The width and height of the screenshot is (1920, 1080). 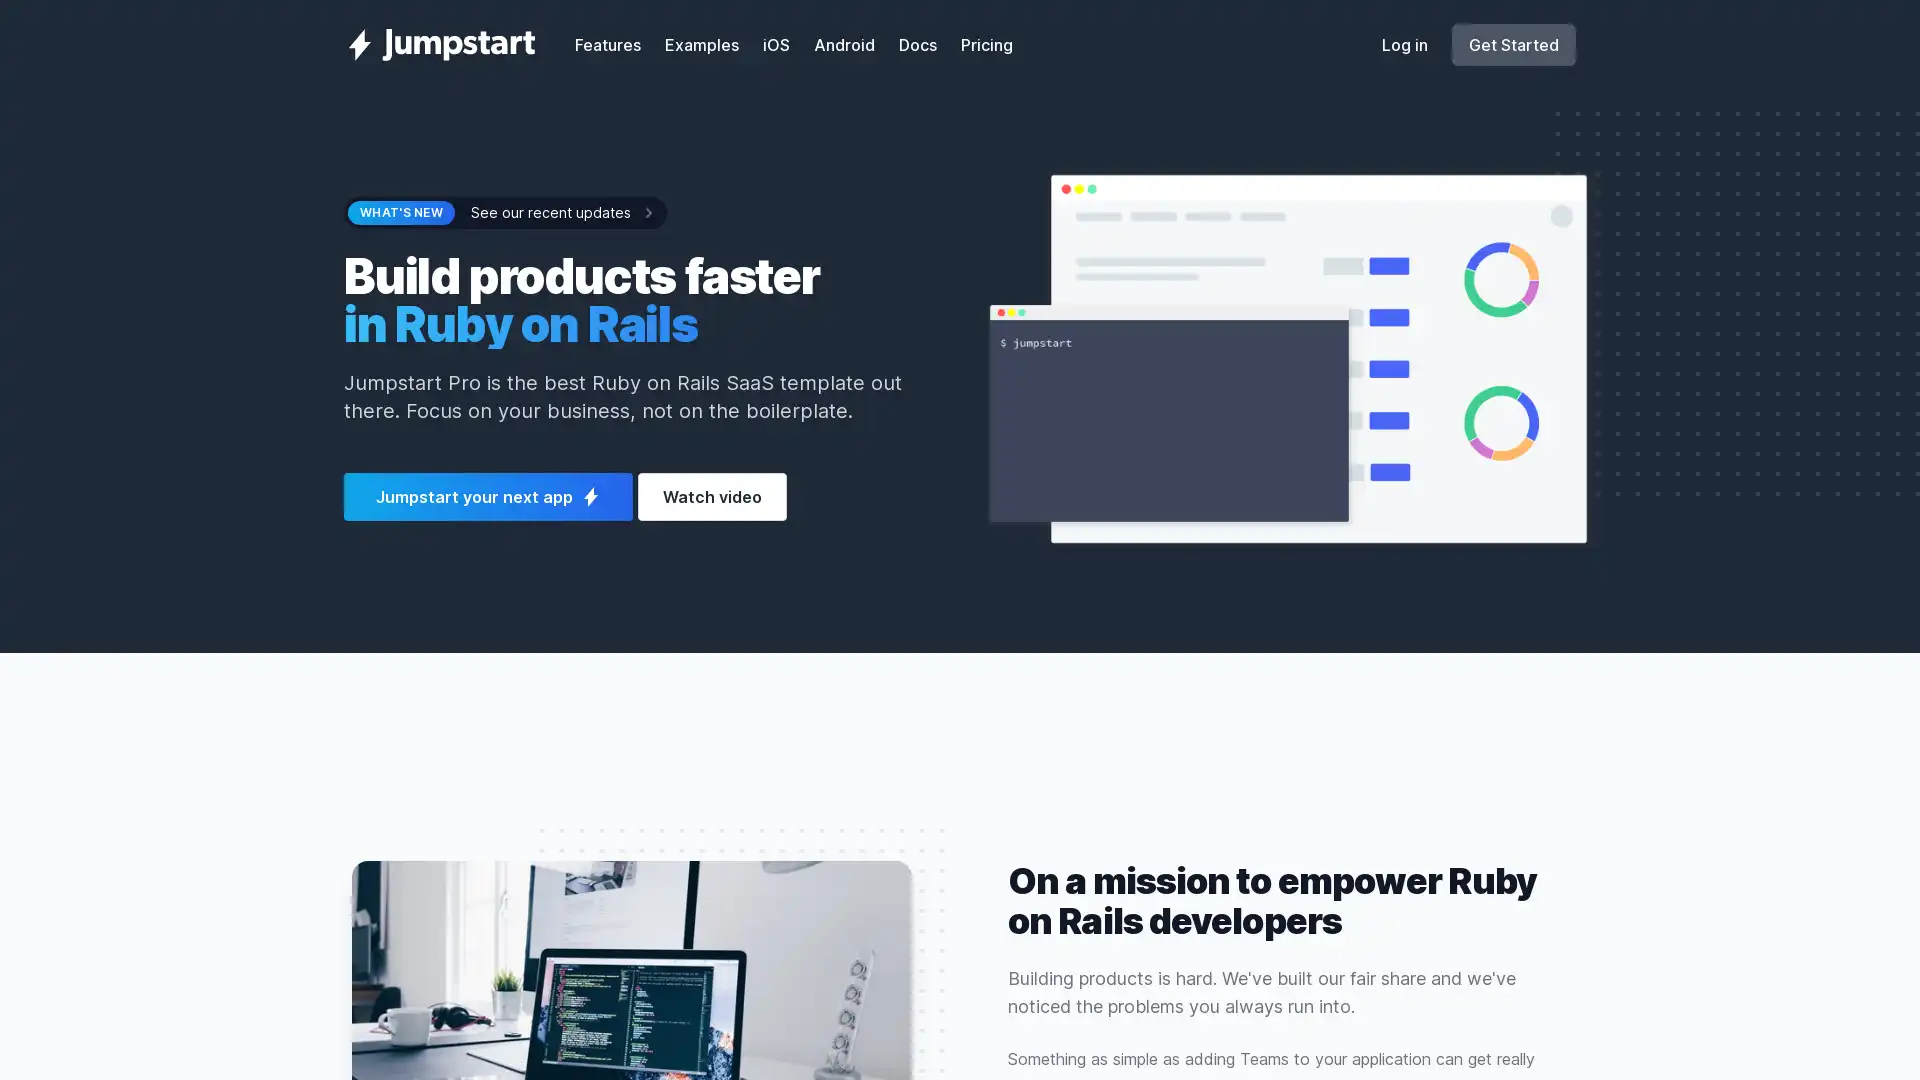 I want to click on Watch video, so click(x=712, y=496).